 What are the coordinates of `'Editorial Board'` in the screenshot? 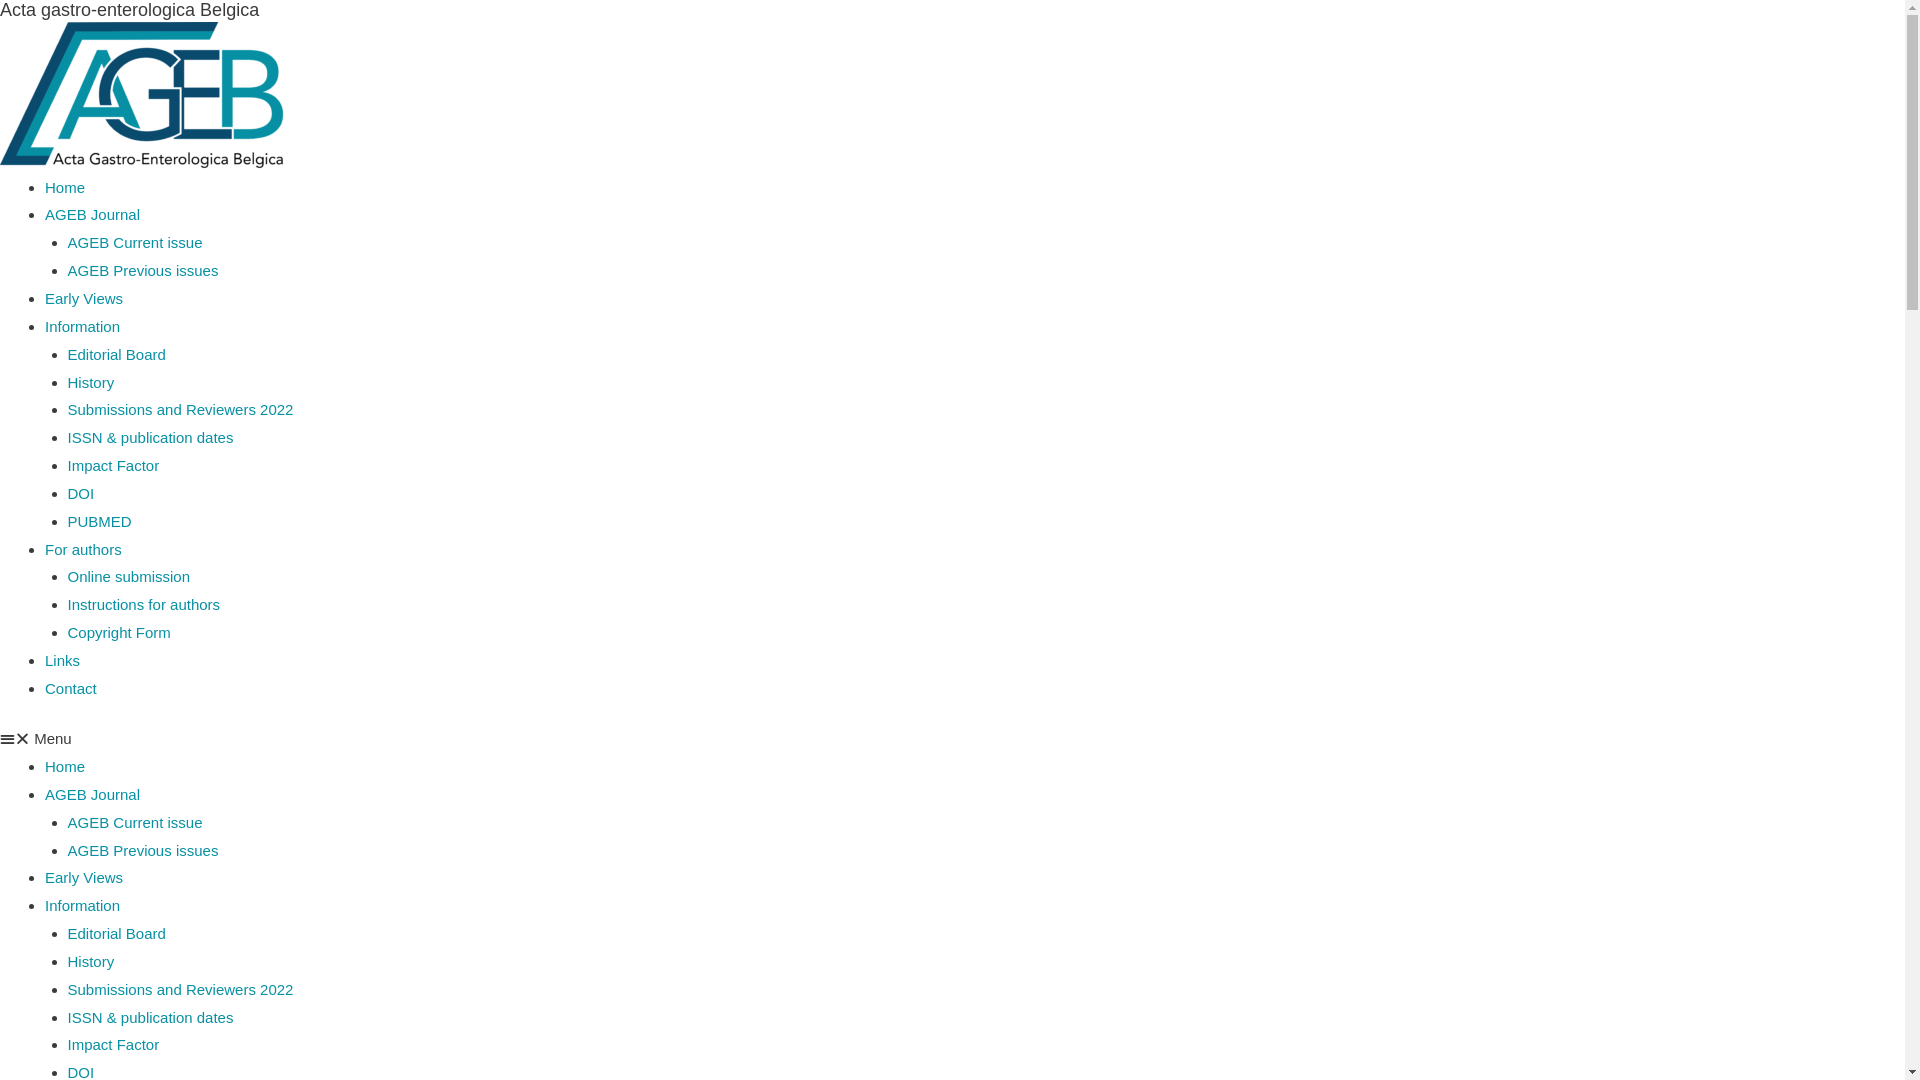 It's located at (115, 933).